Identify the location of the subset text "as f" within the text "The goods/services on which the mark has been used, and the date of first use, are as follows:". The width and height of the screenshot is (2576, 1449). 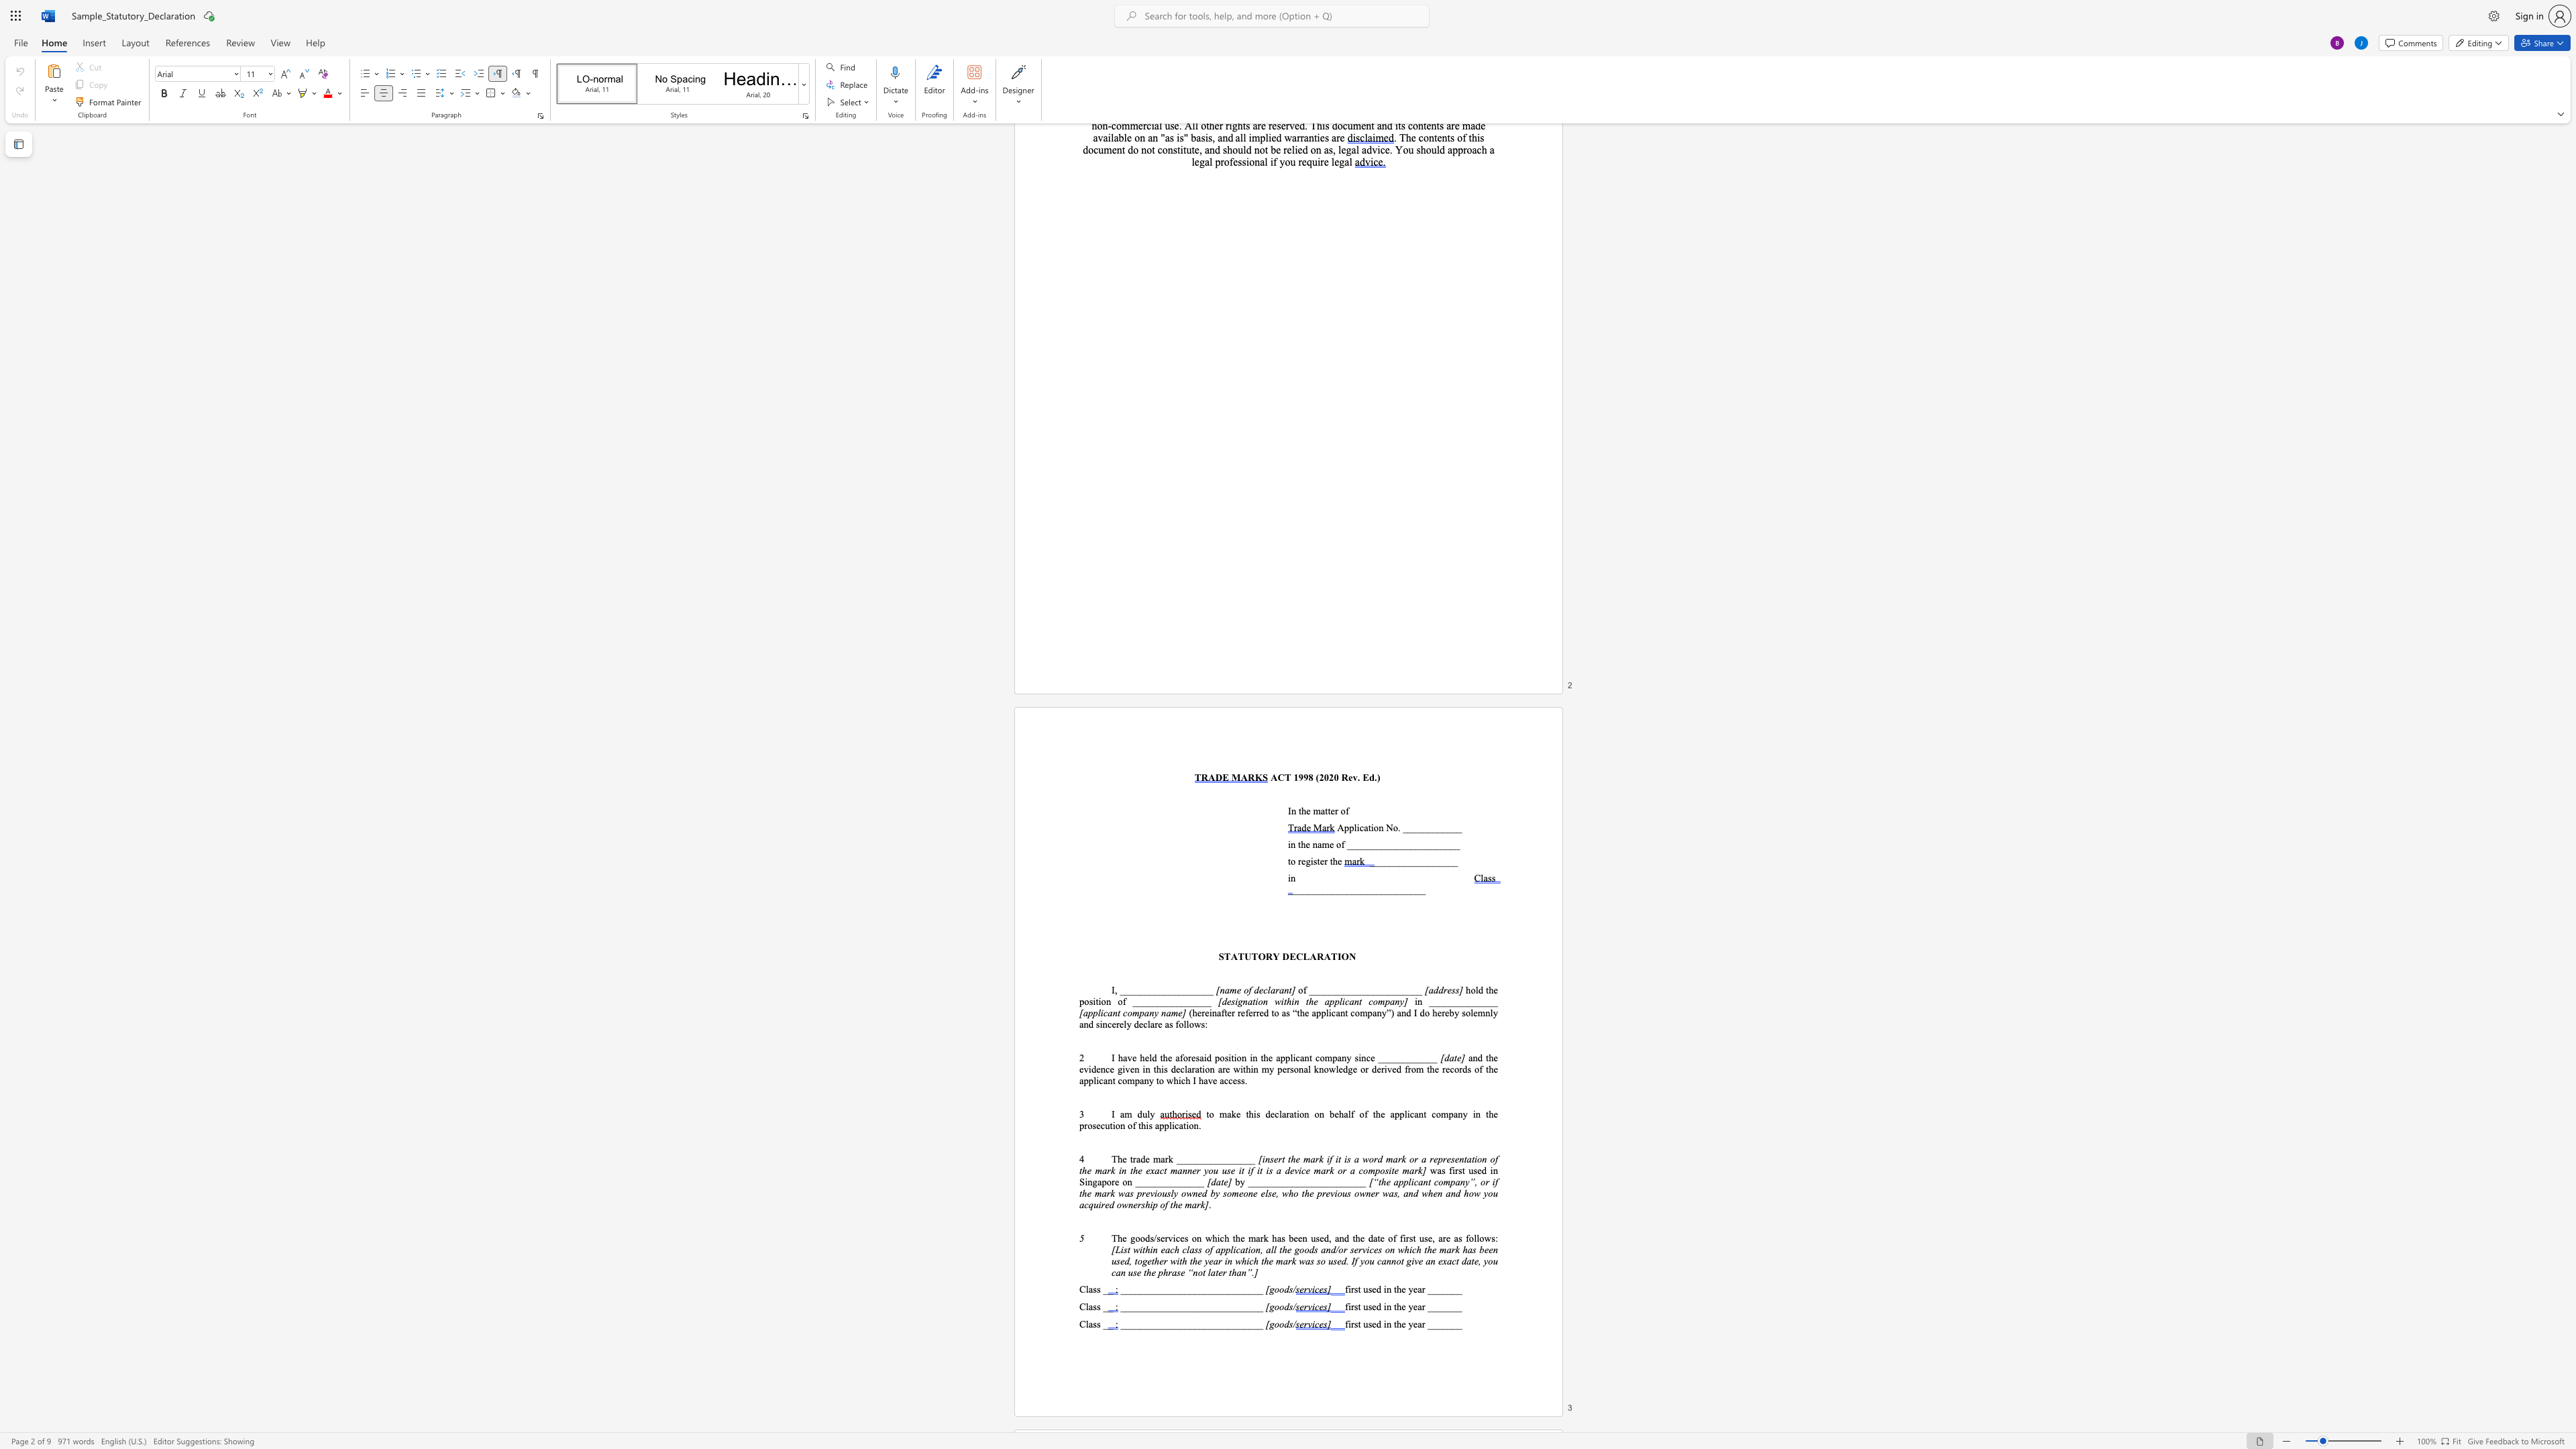
(1453, 1236).